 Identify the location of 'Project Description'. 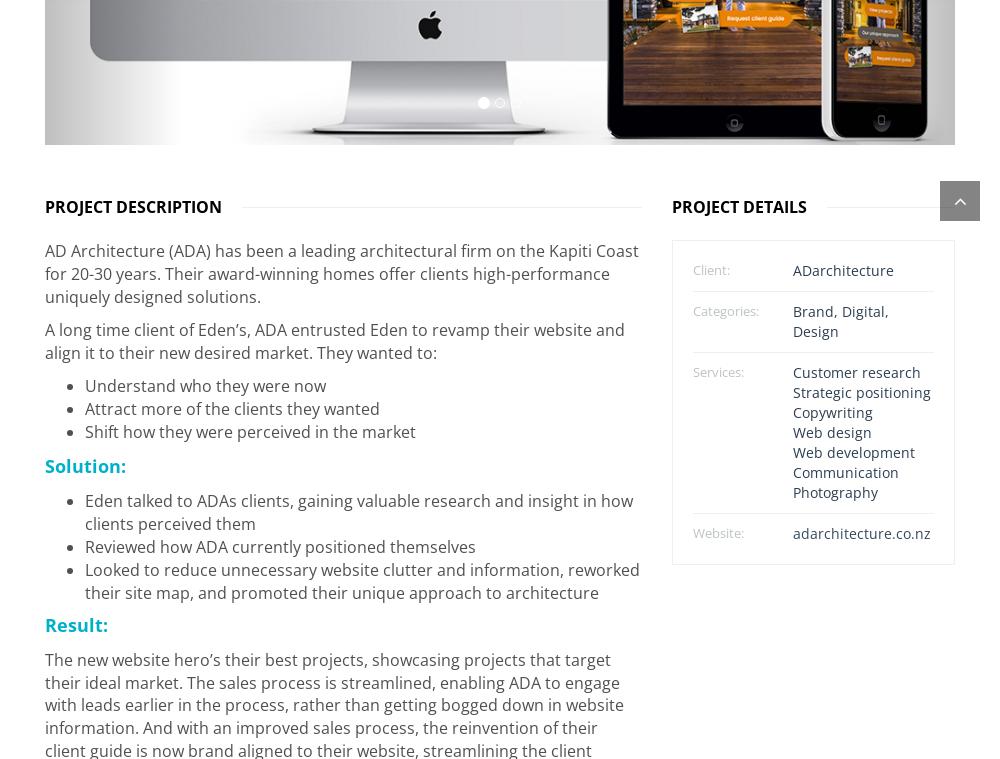
(133, 199).